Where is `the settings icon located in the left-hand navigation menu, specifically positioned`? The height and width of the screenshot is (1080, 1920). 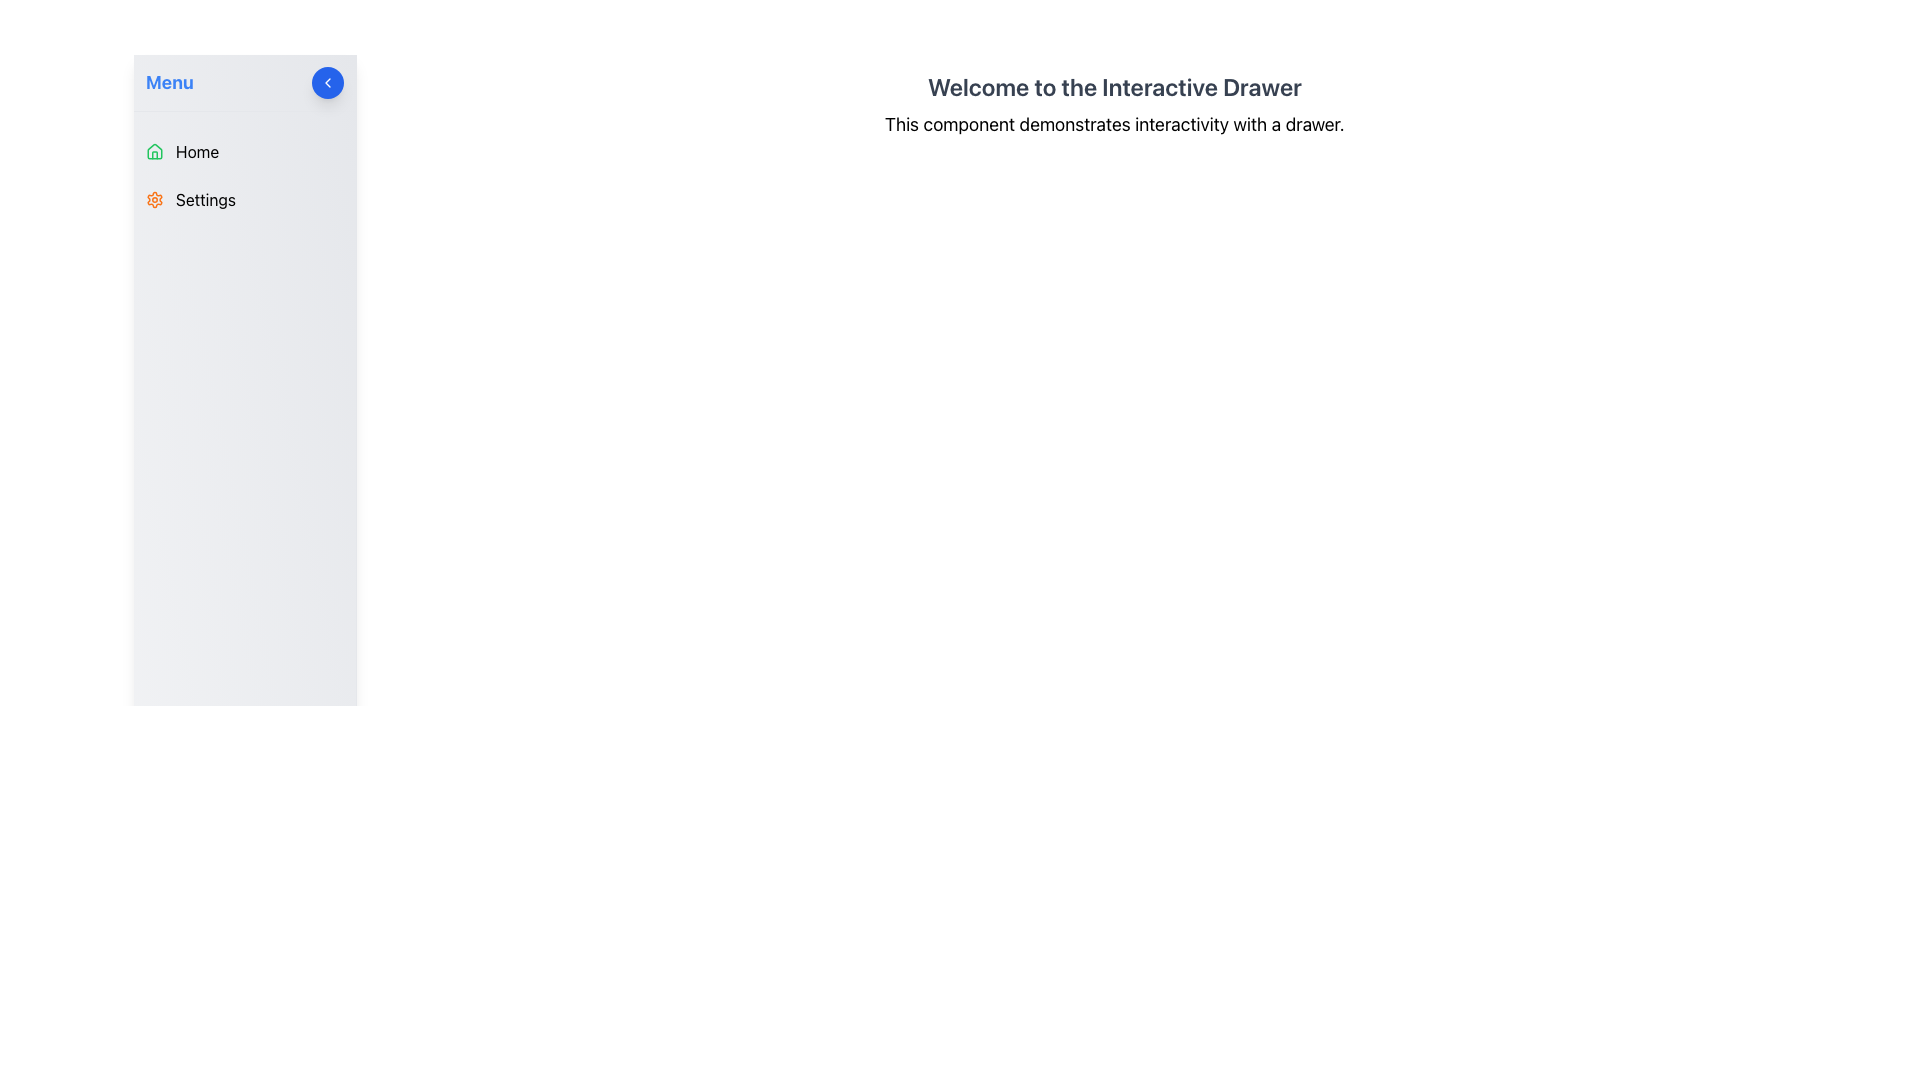
the settings icon located in the left-hand navigation menu, specifically positioned is located at coordinates (153, 200).